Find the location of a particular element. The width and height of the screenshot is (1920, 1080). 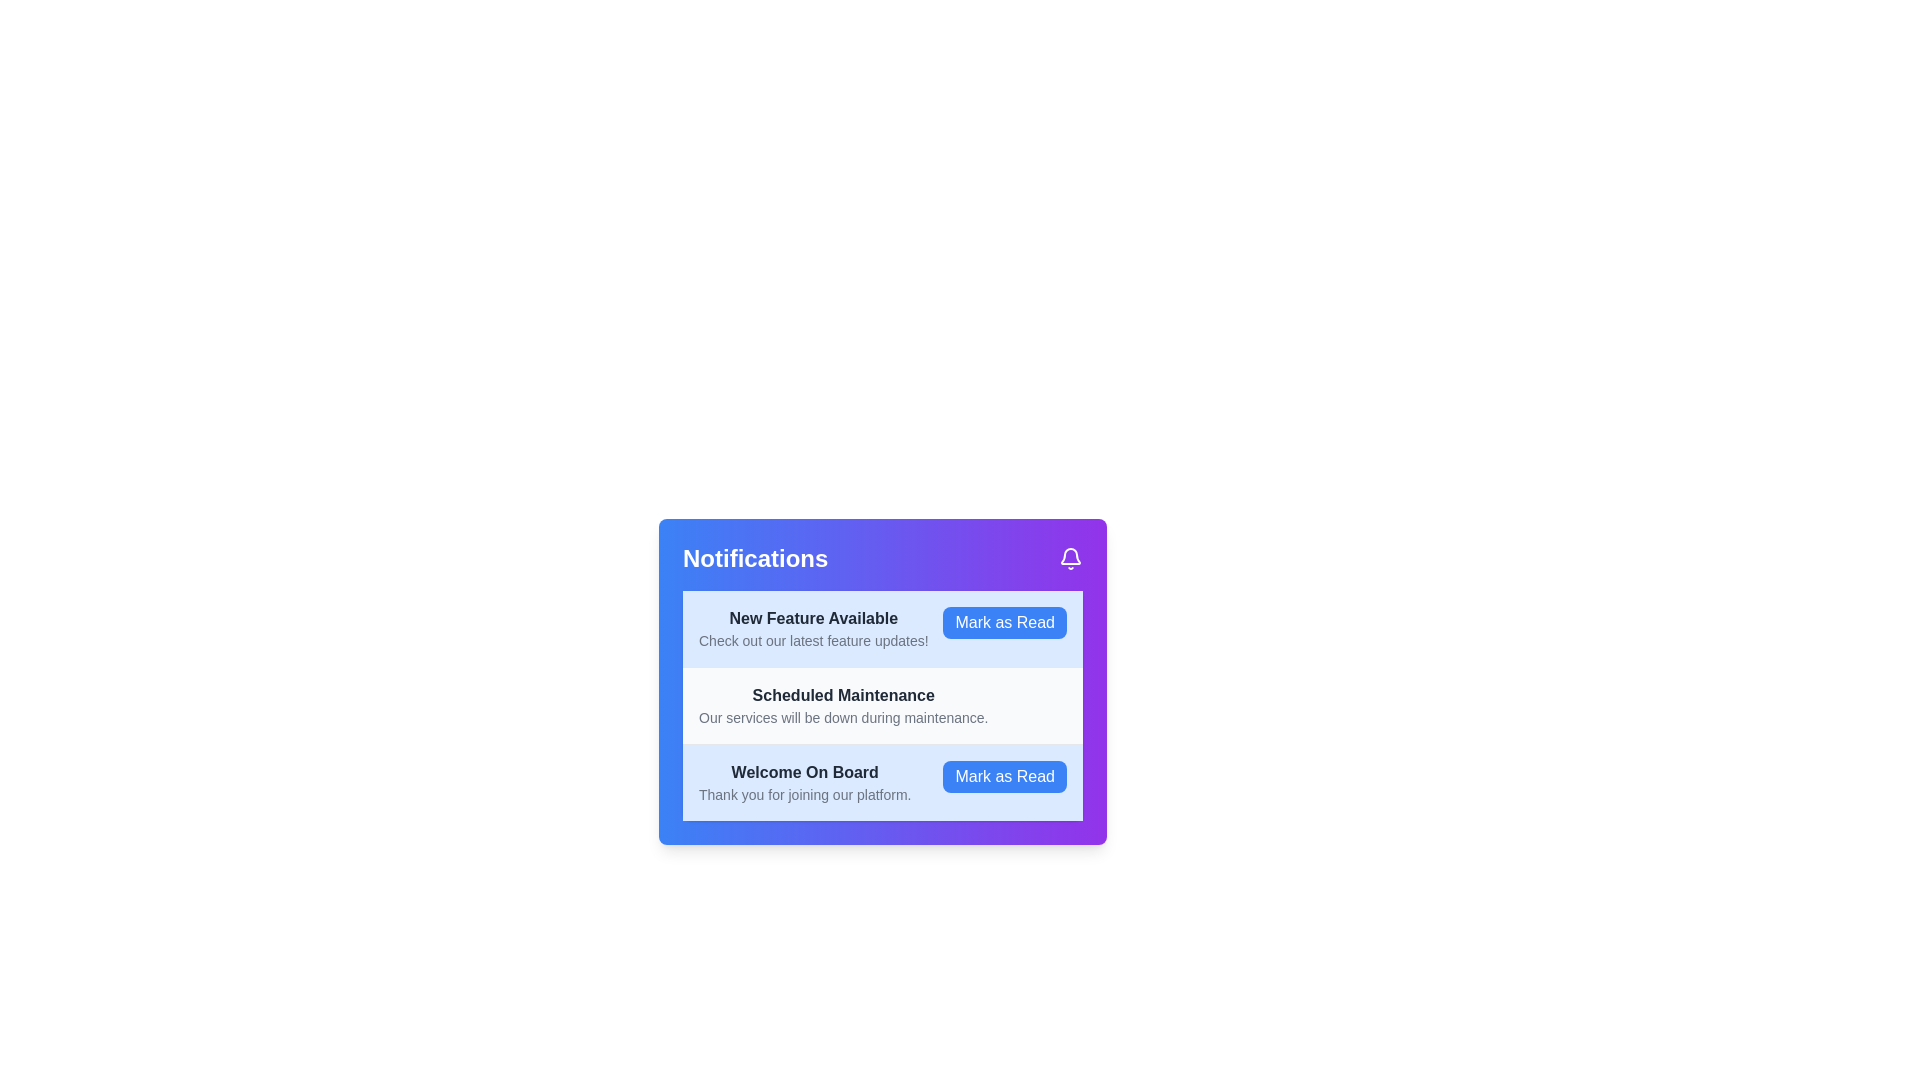

the thank you note text element located directly below the 'Welcome On Board' heading in the bottom-left section of the notification card is located at coordinates (805, 793).